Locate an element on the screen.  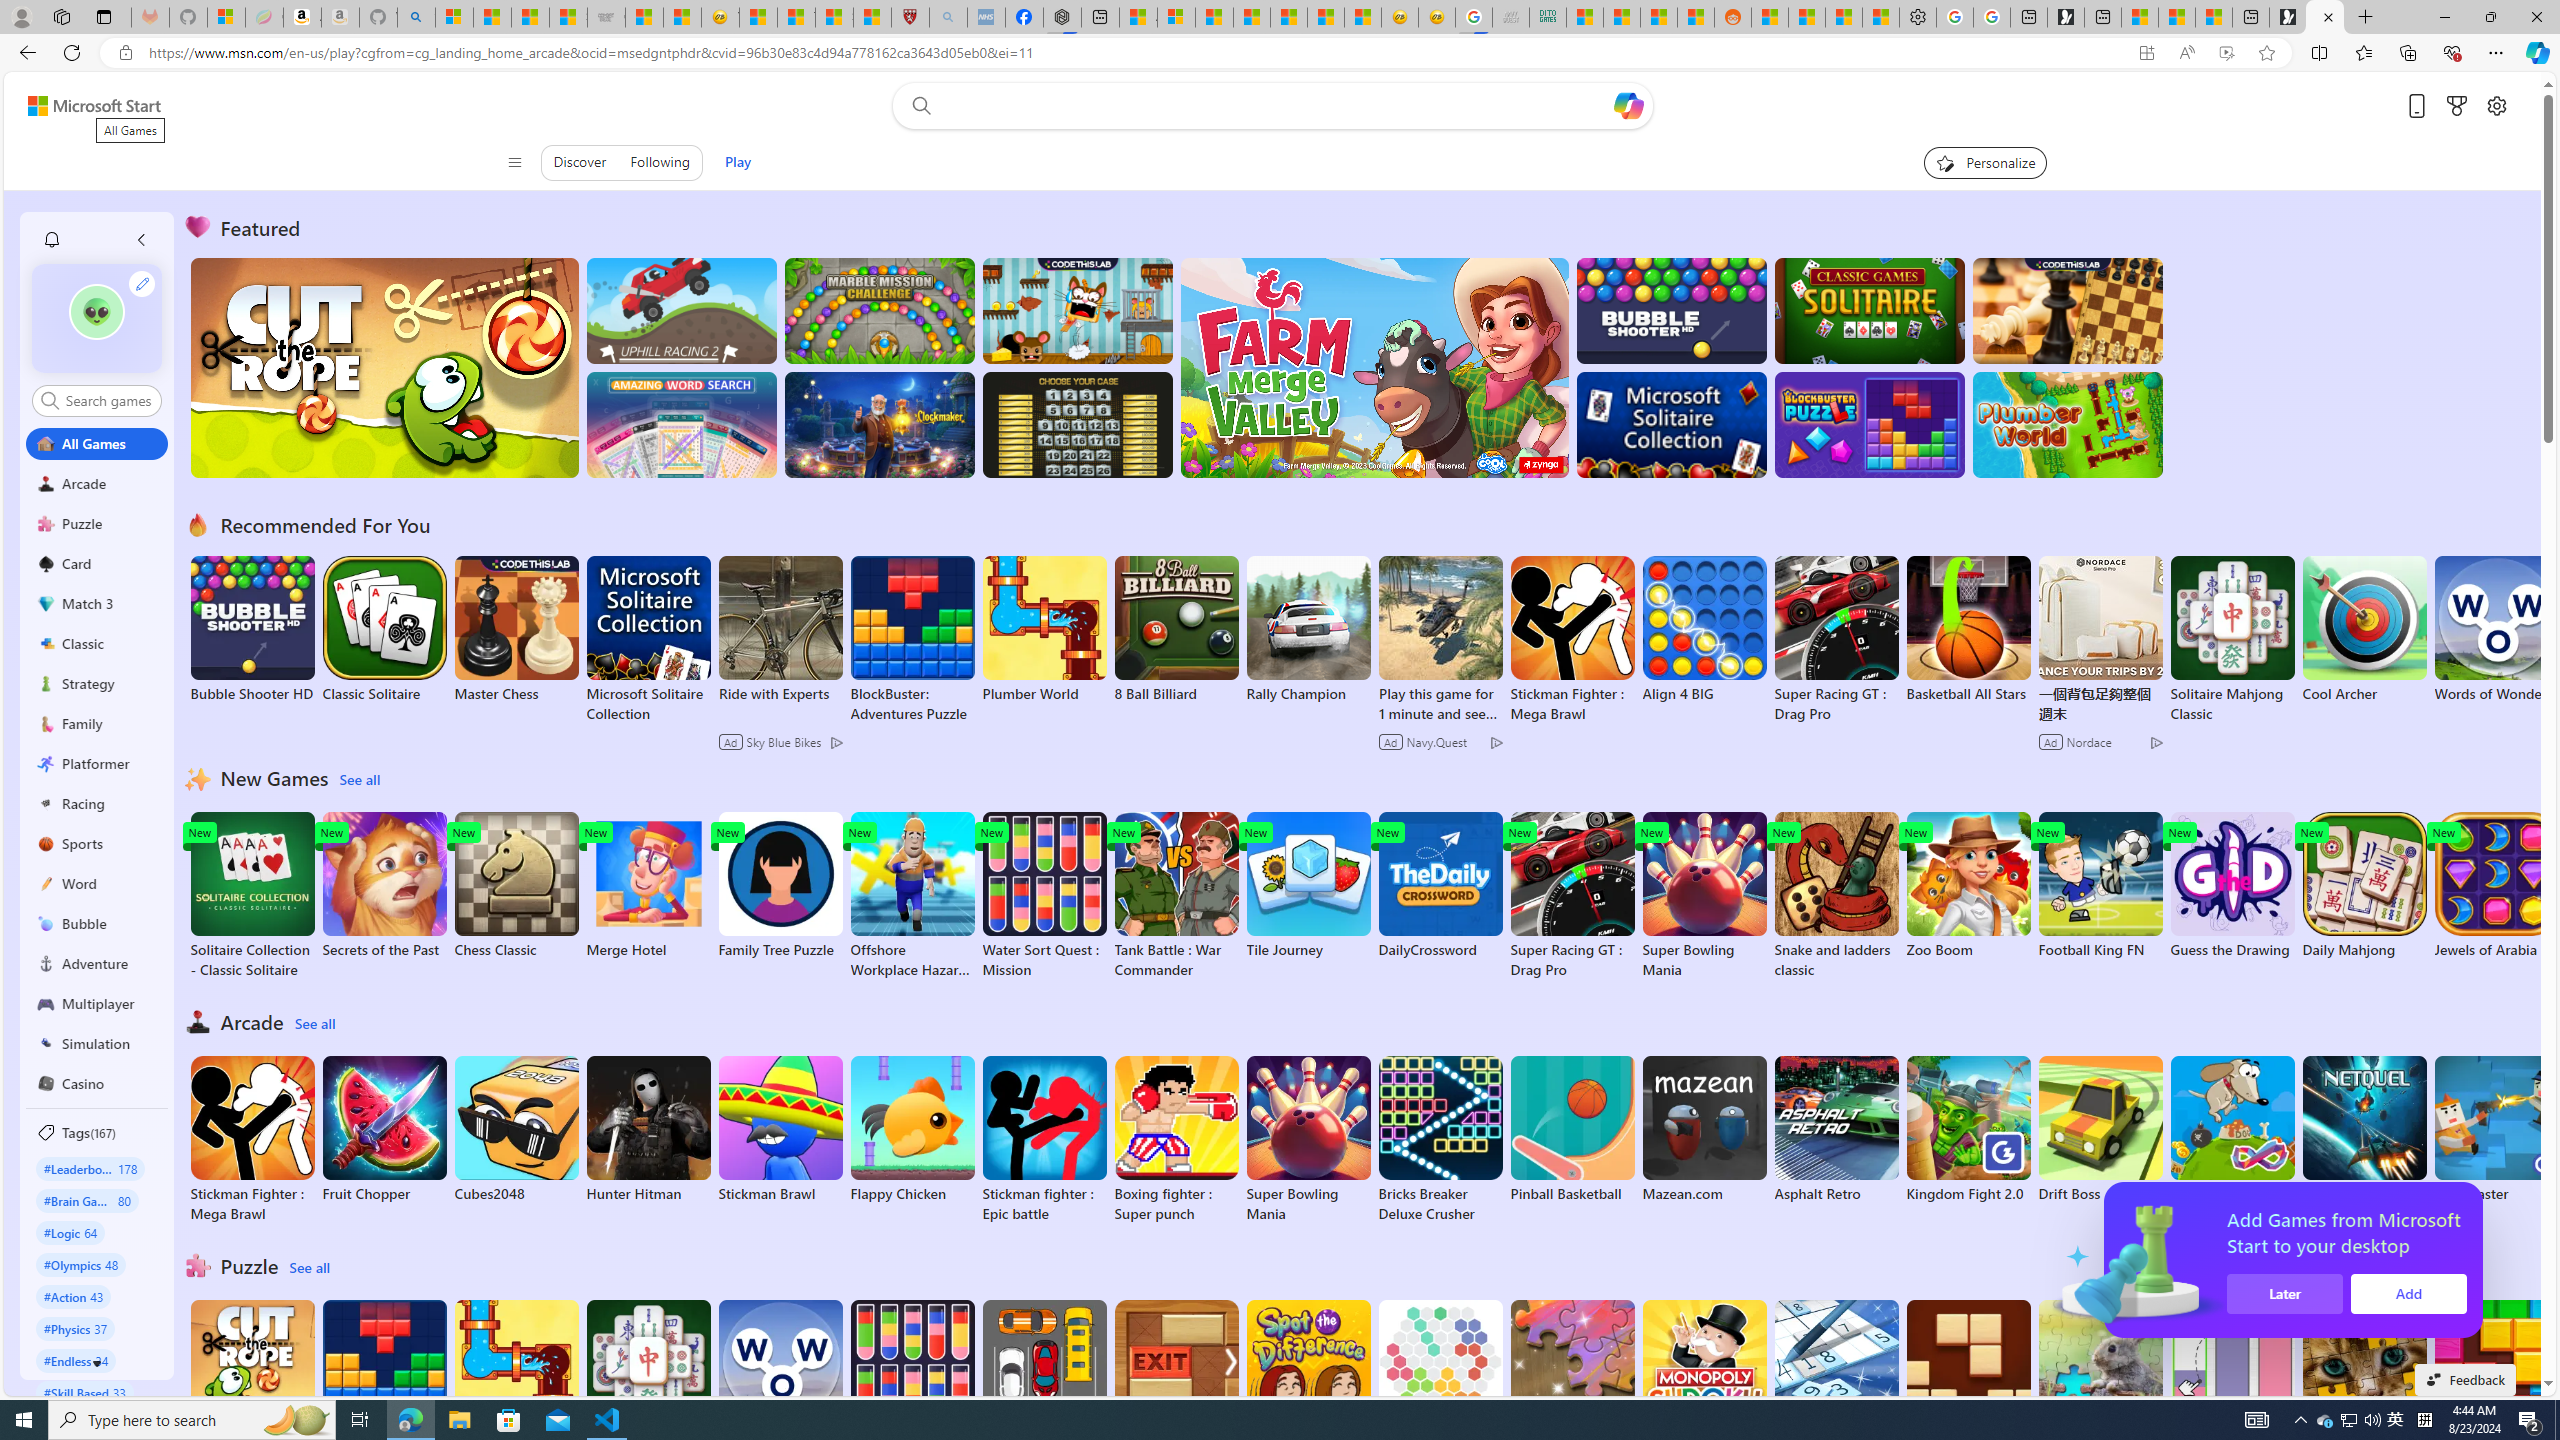
'Daily Mahjong' is located at coordinates (2364, 885).